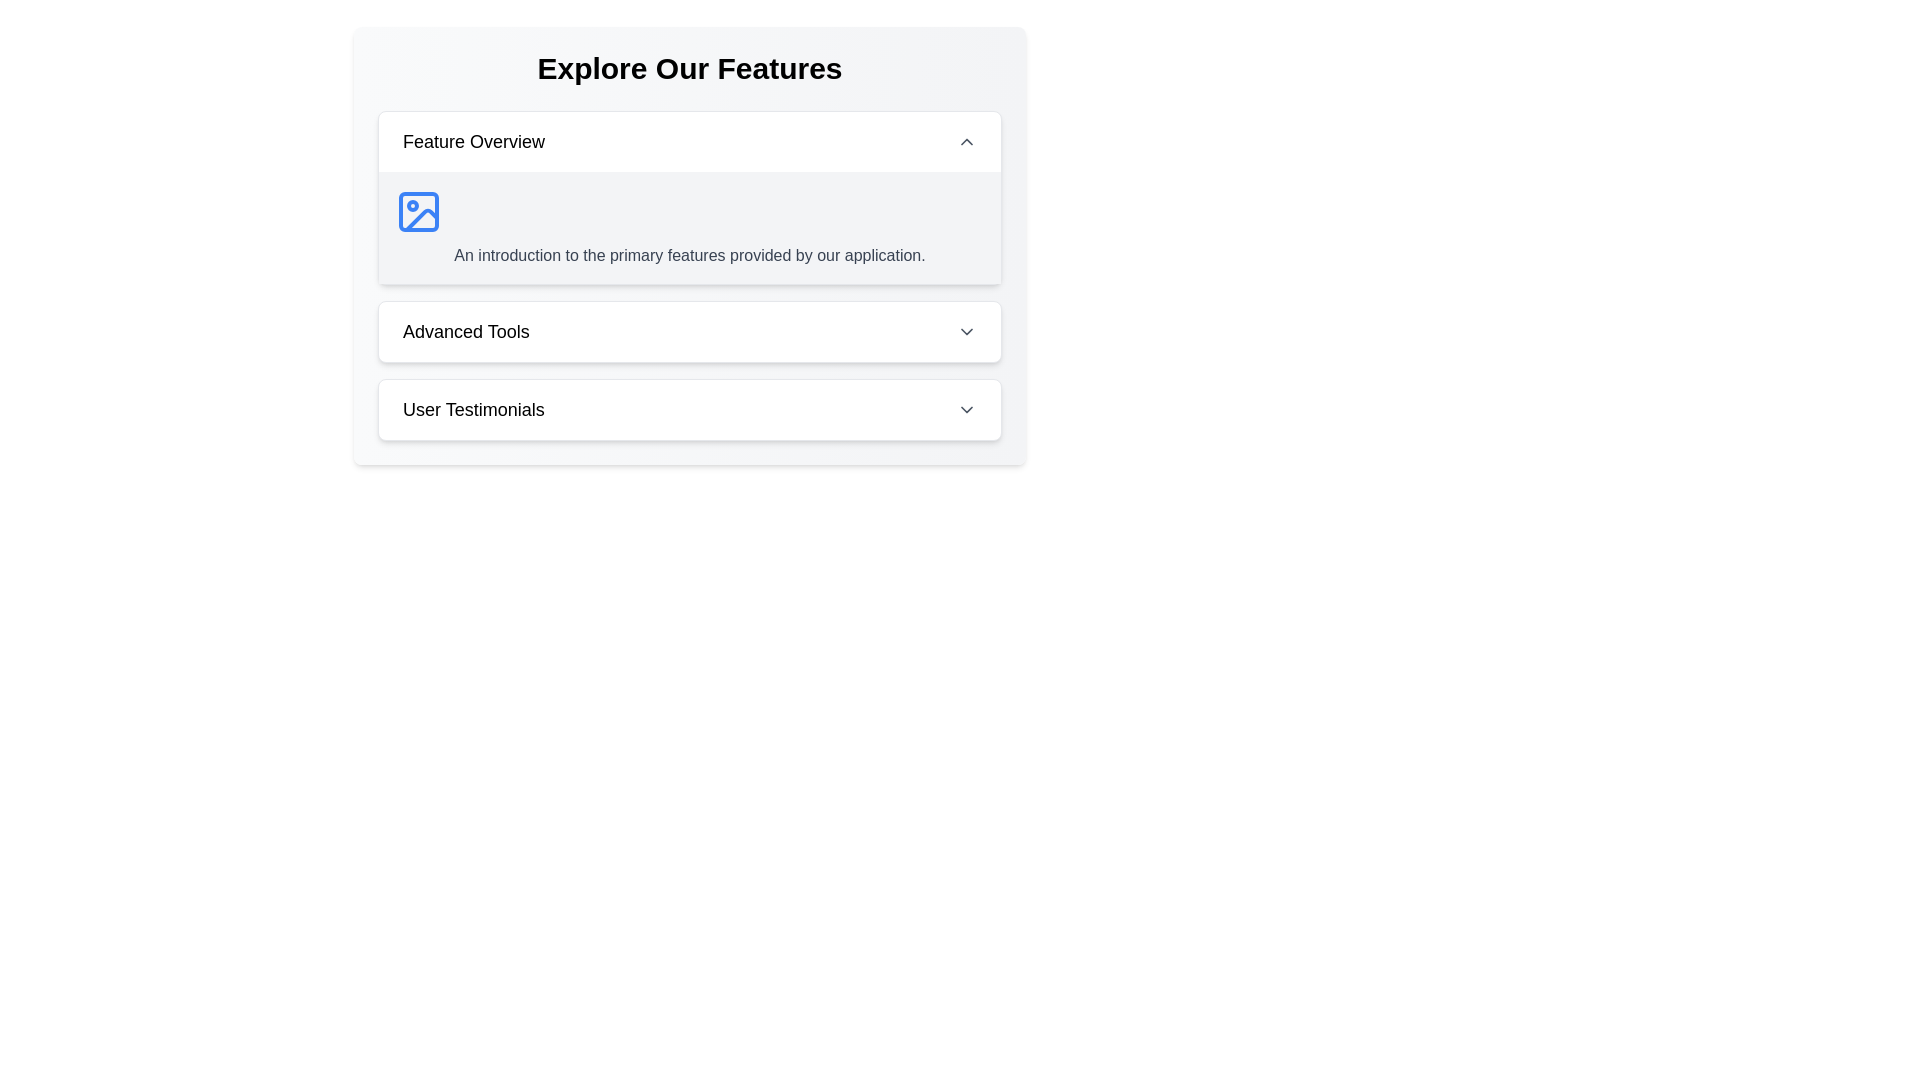 This screenshot has width=1920, height=1080. Describe the element at coordinates (966, 141) in the screenshot. I see `the chevron icon on the right side of the 'Feature Overview' section` at that location.